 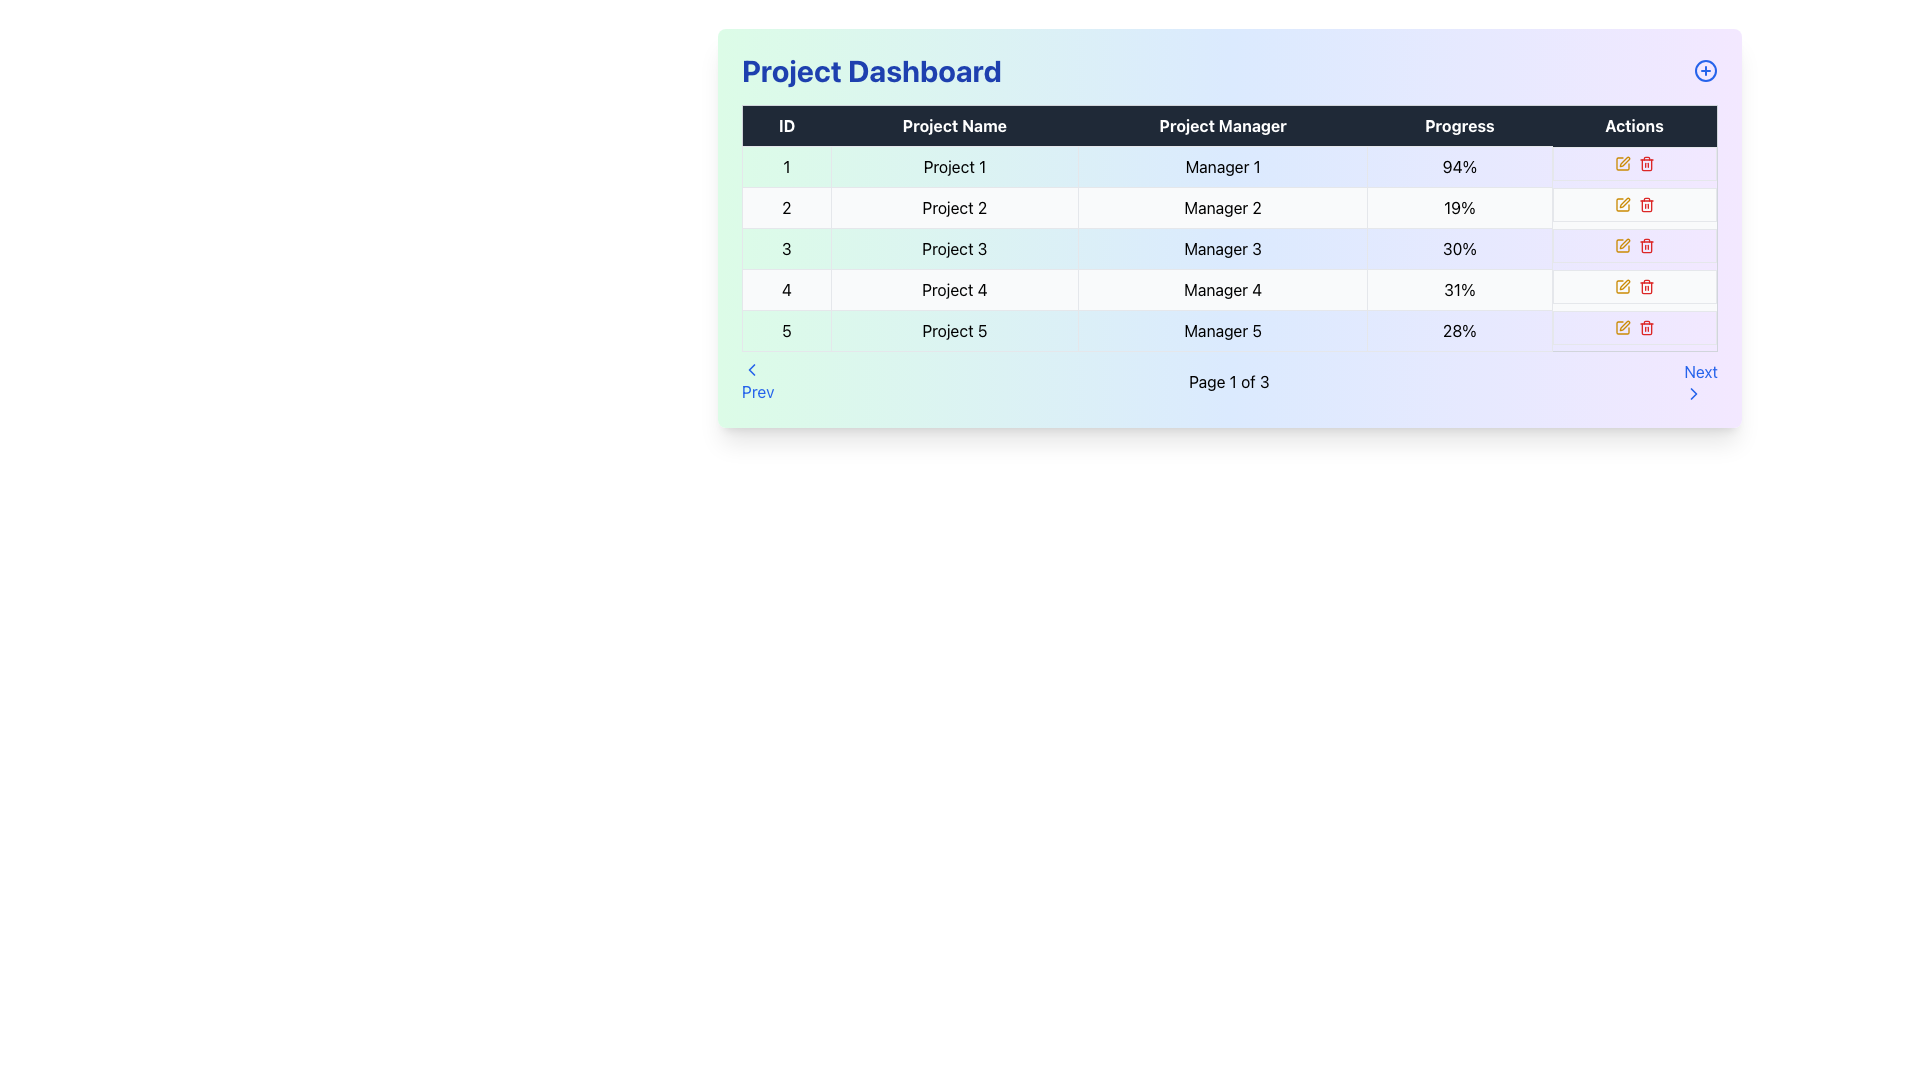 What do you see at coordinates (1459, 330) in the screenshot?
I see `the text label displaying '28%' in bold black font, located in the fifth row under the 'Progress' column of the table` at bounding box center [1459, 330].